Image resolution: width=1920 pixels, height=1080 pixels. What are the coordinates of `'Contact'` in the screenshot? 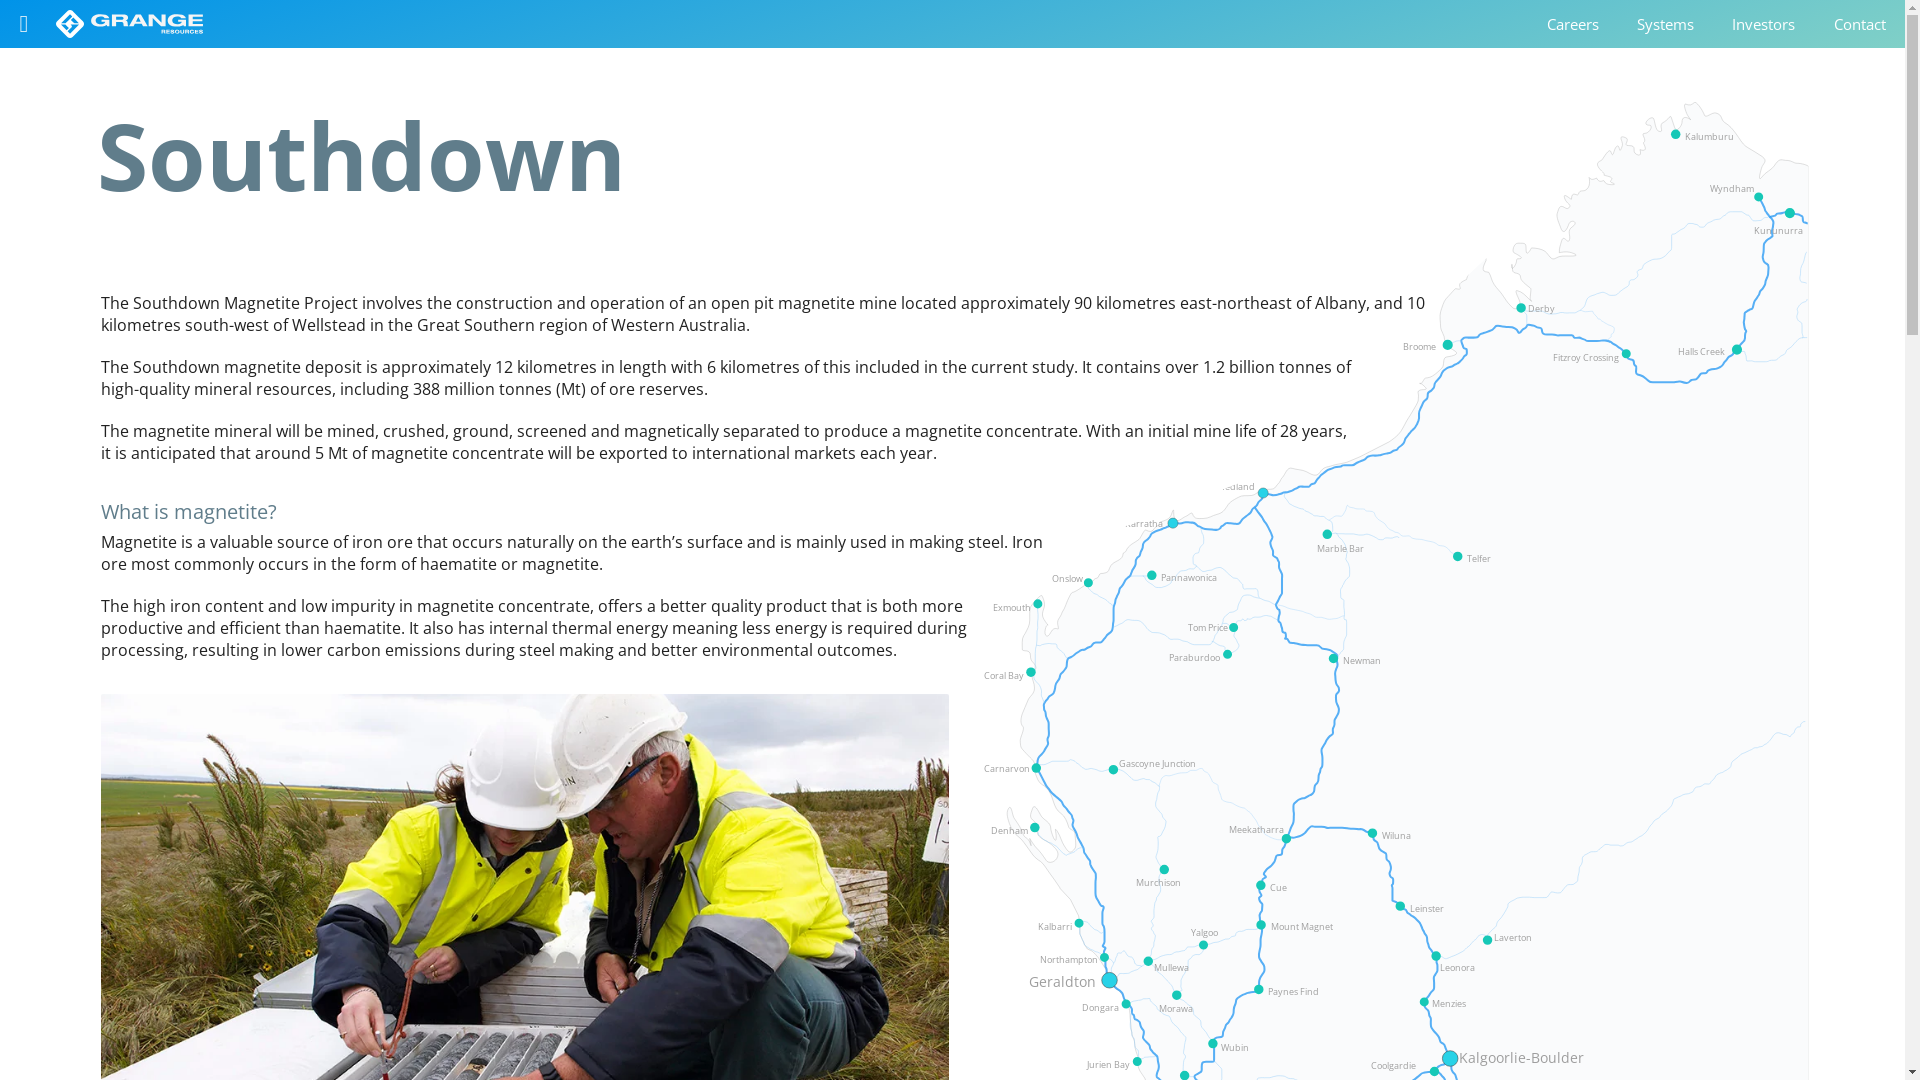 It's located at (1859, 23).